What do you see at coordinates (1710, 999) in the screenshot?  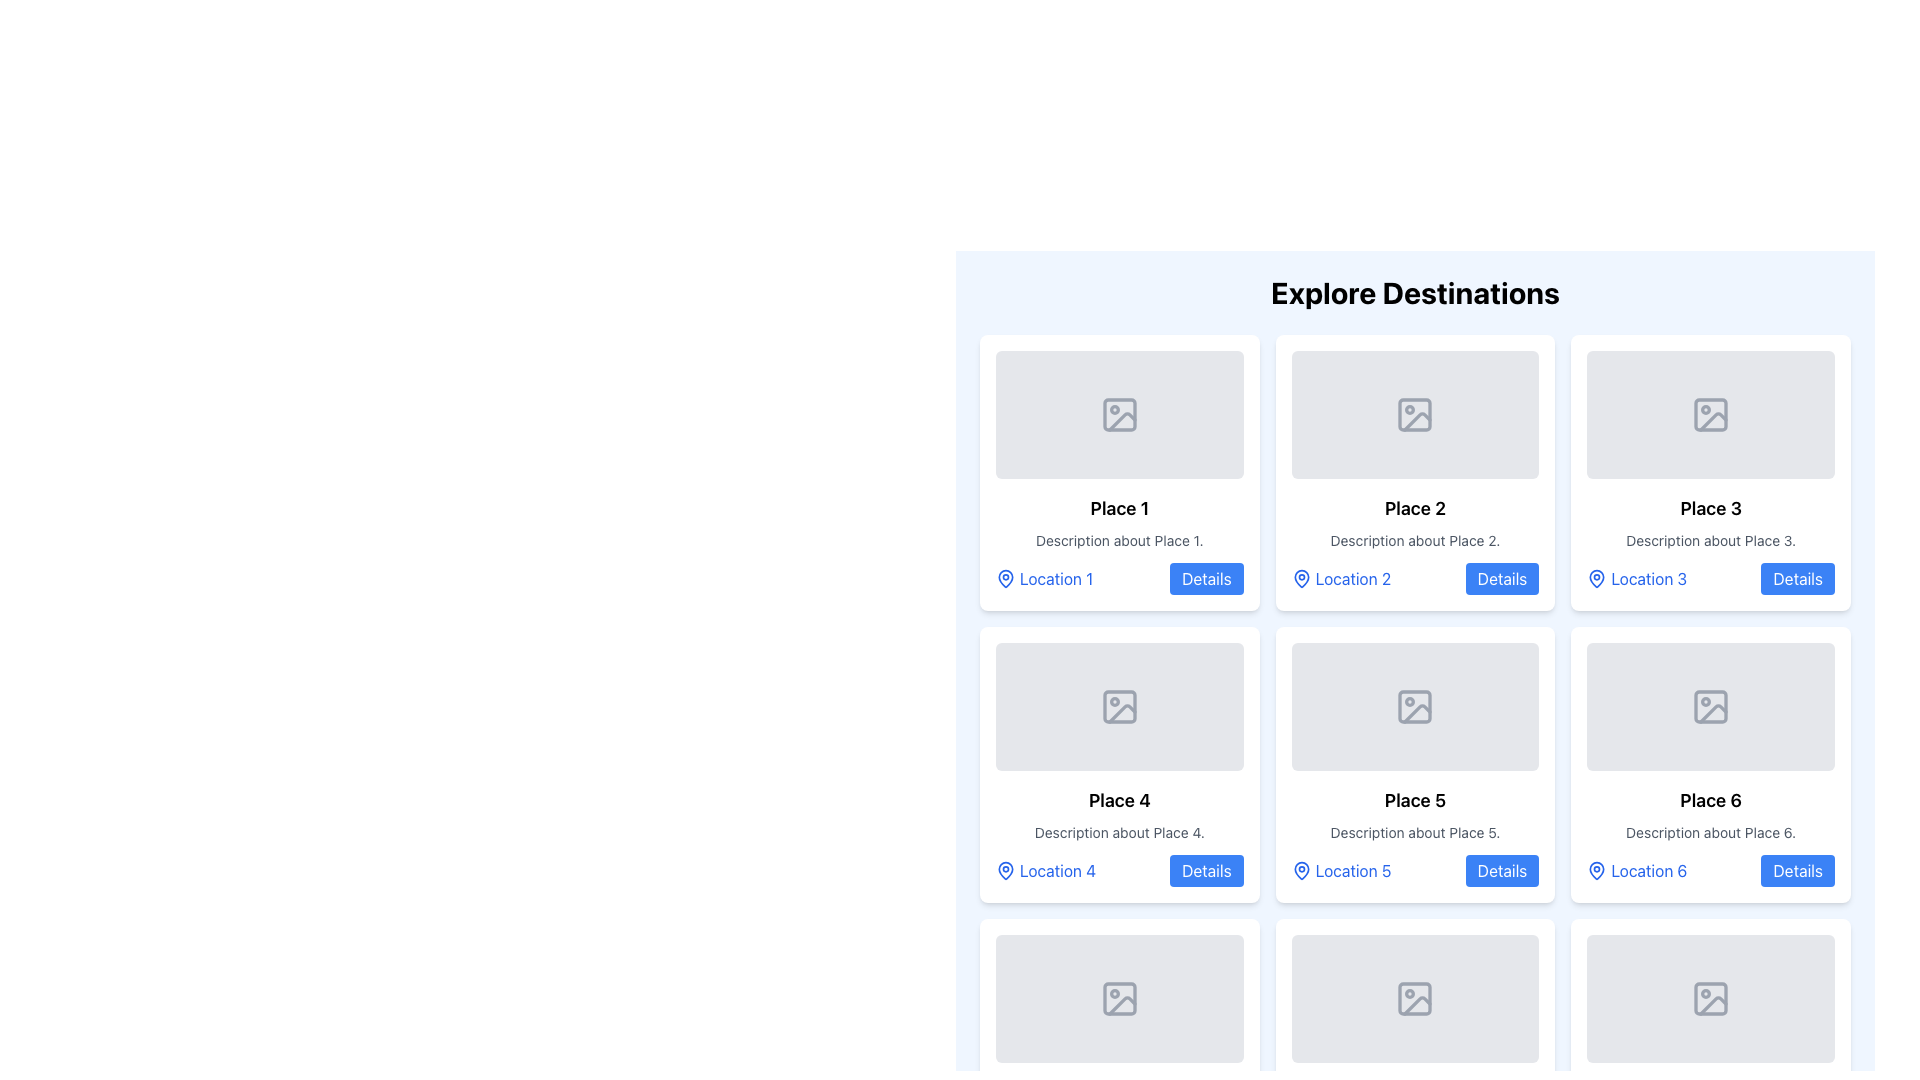 I see `the image placeholder for 'Place 9', which is located in the third column of the third row in a grid layout, positioned above the text 'Place 9'` at bounding box center [1710, 999].